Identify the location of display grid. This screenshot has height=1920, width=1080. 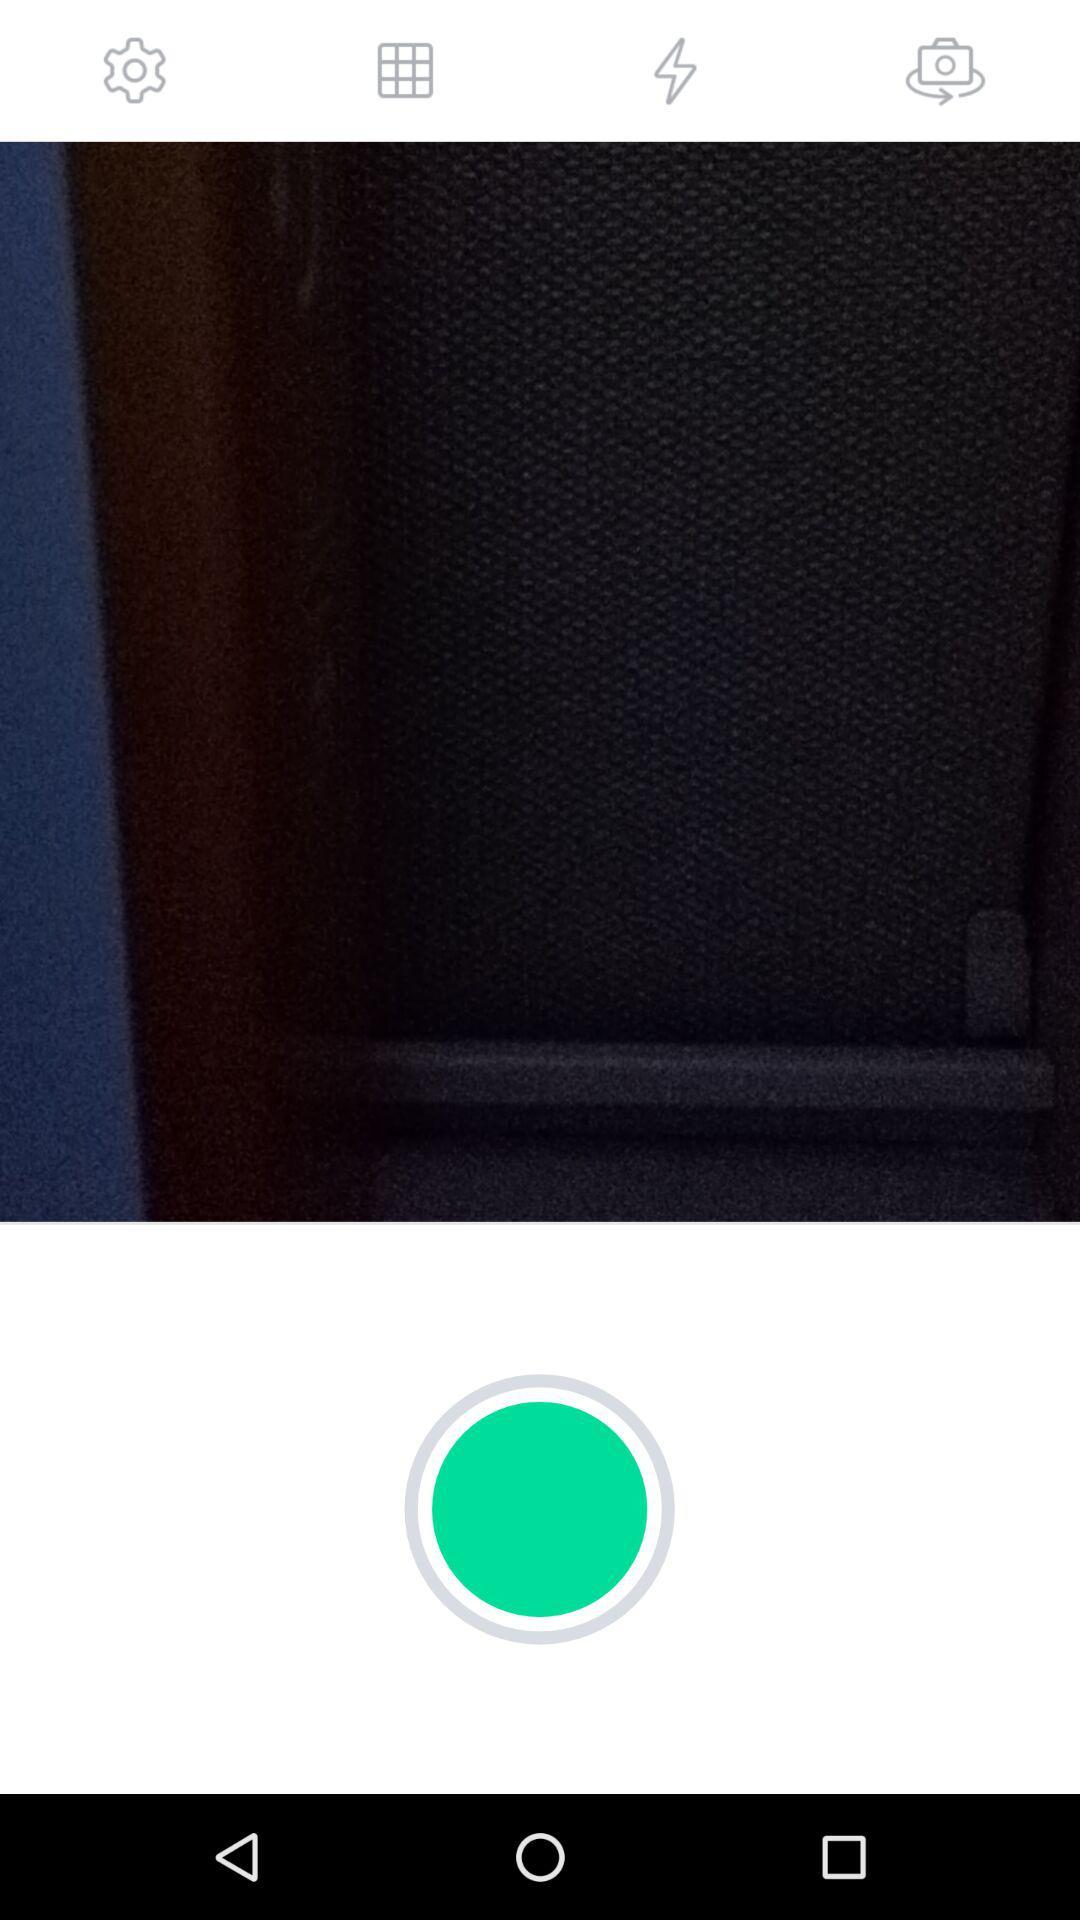
(405, 70).